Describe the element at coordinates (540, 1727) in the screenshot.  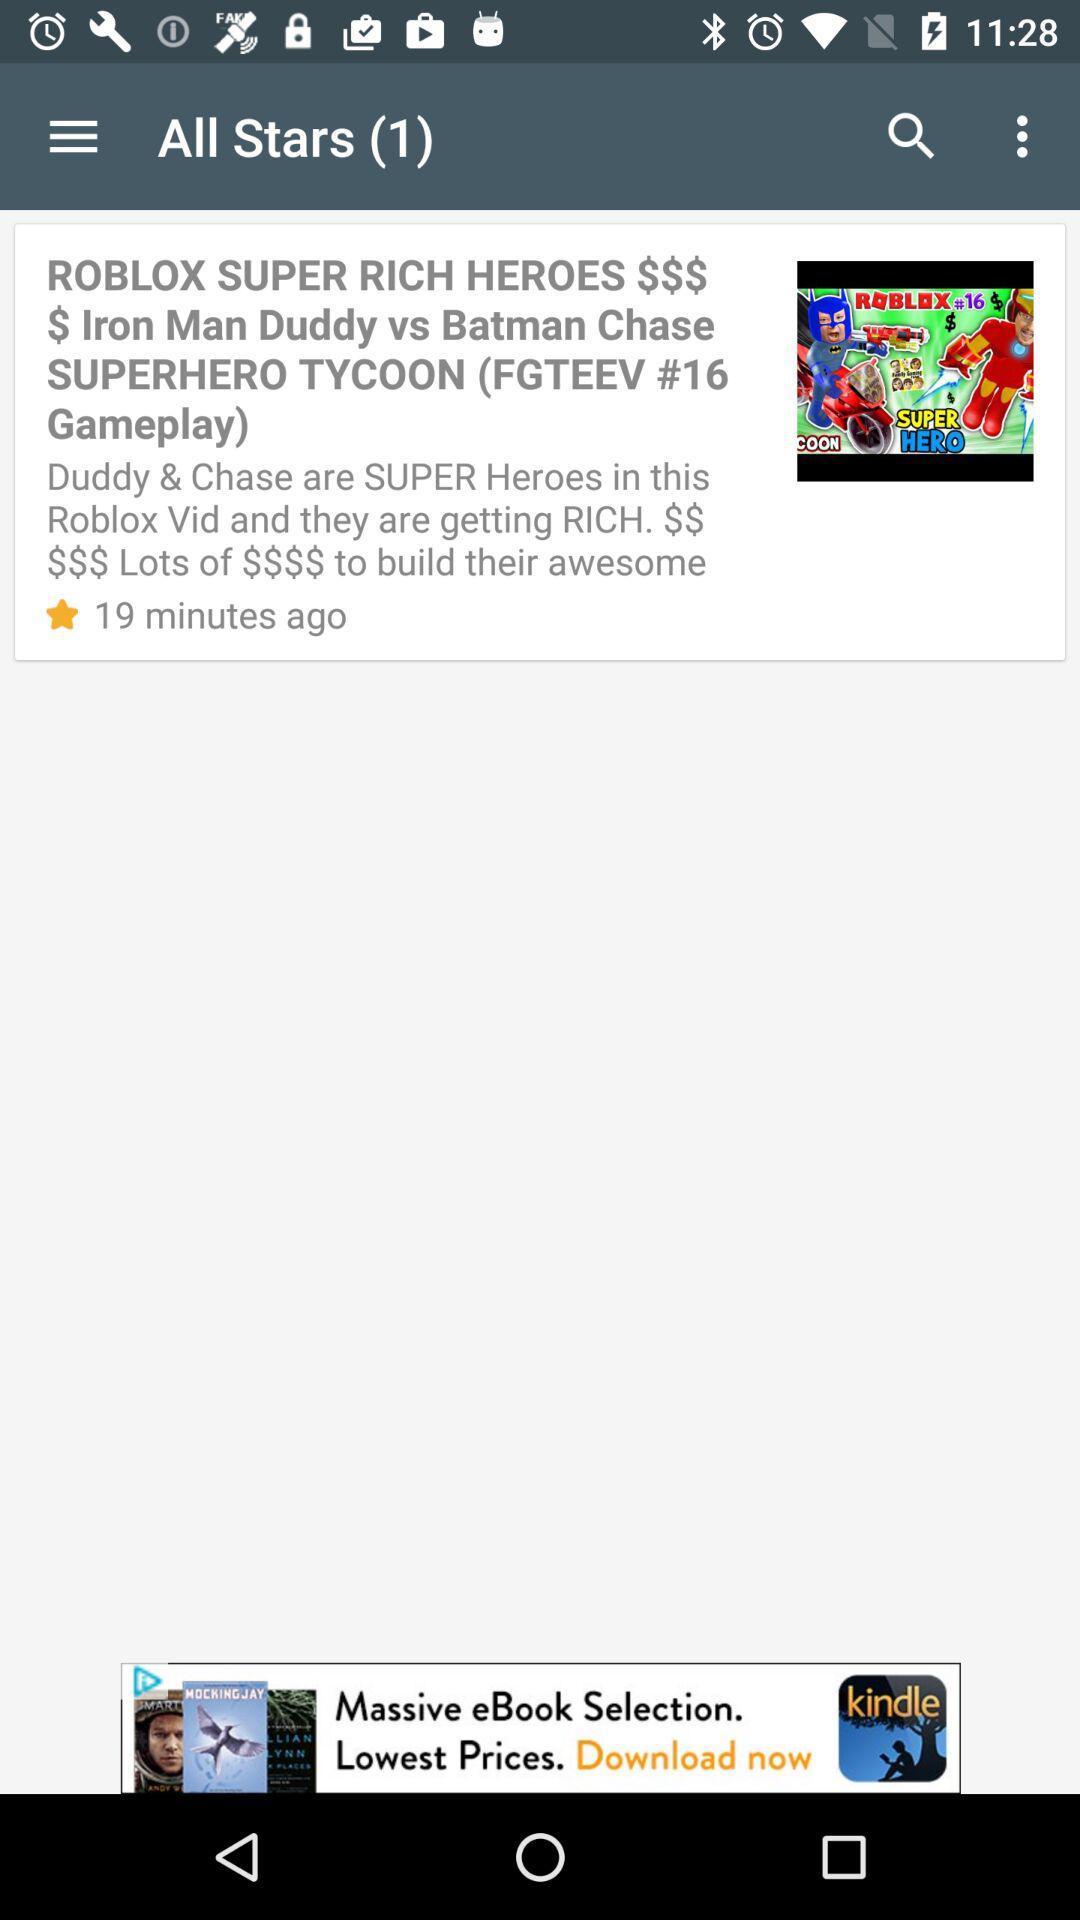
I see `advertisement option` at that location.